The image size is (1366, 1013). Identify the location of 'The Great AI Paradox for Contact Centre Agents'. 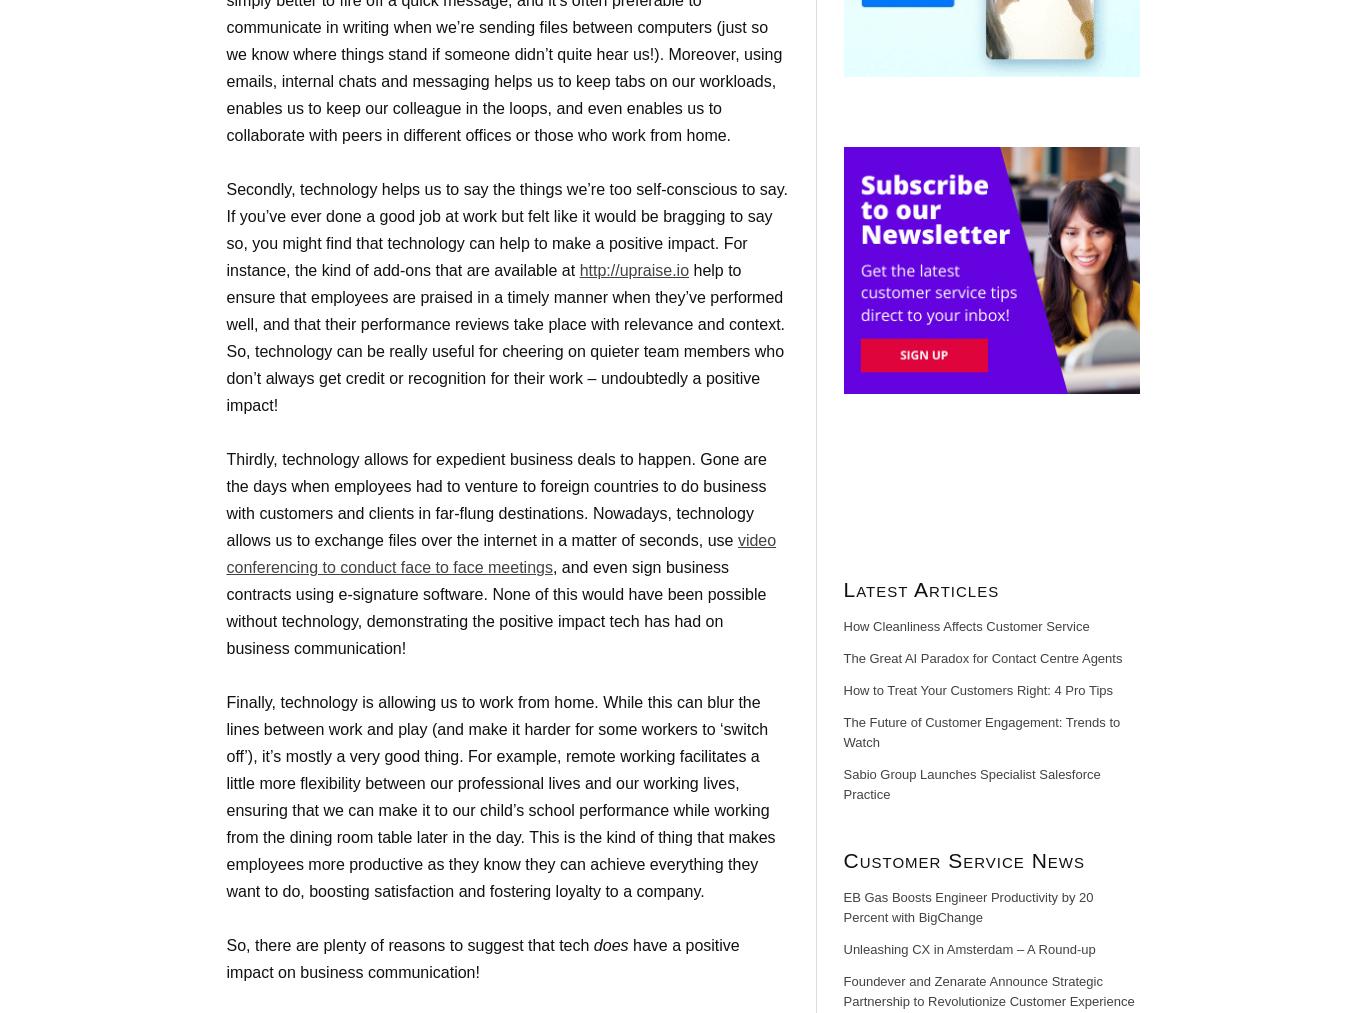
(982, 657).